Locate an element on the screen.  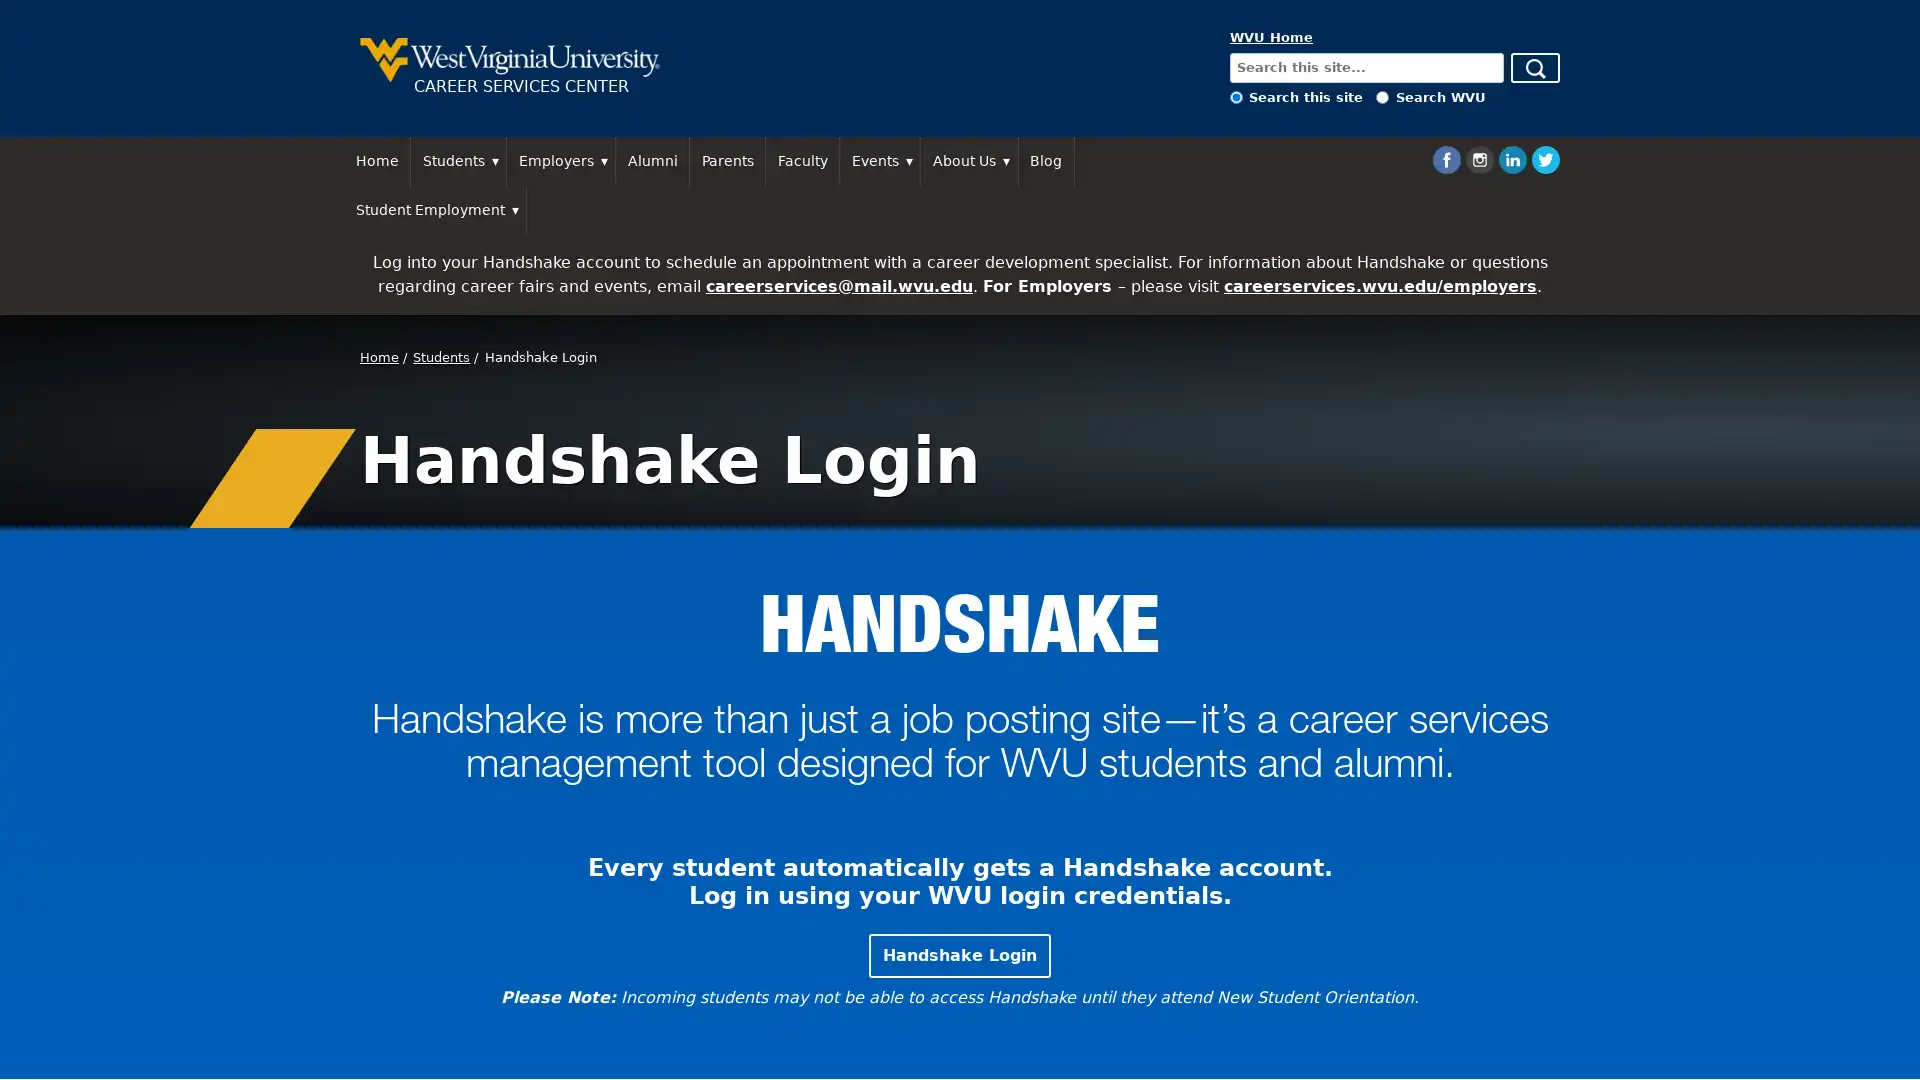
Search is located at coordinates (1534, 67).